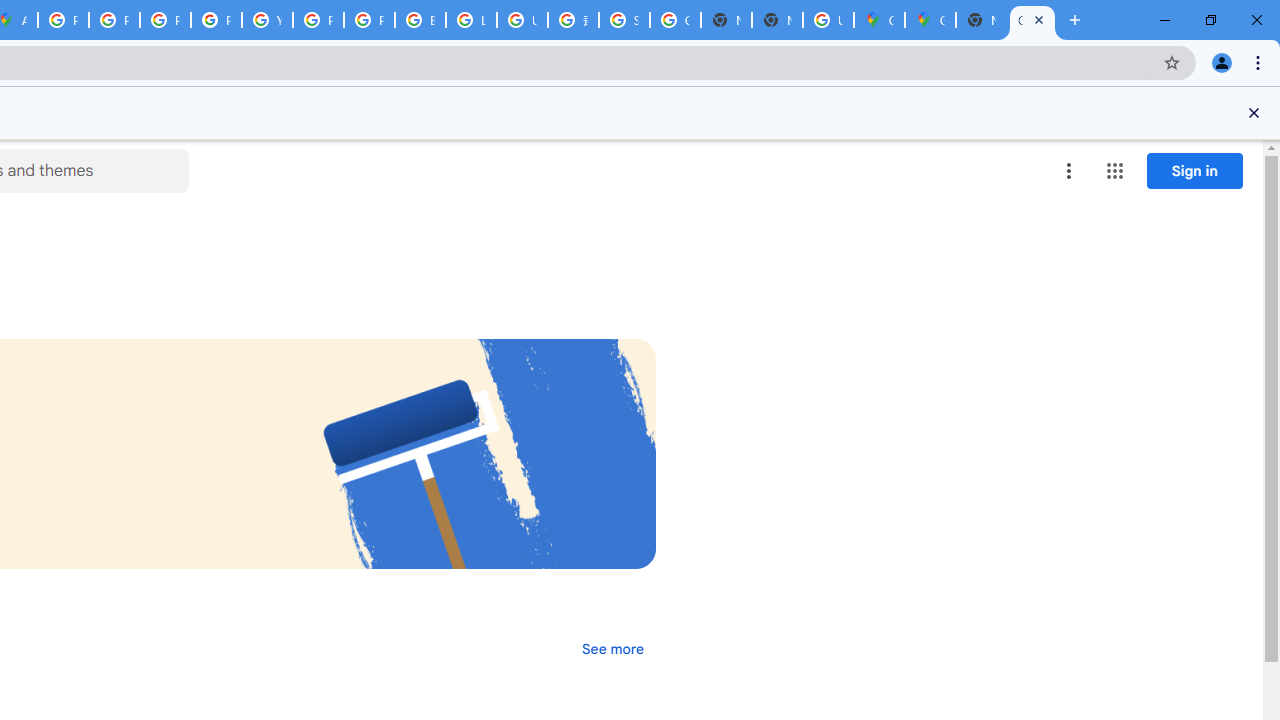 This screenshot has height=720, width=1280. I want to click on 'Sign in - Google Accounts', so click(623, 20).